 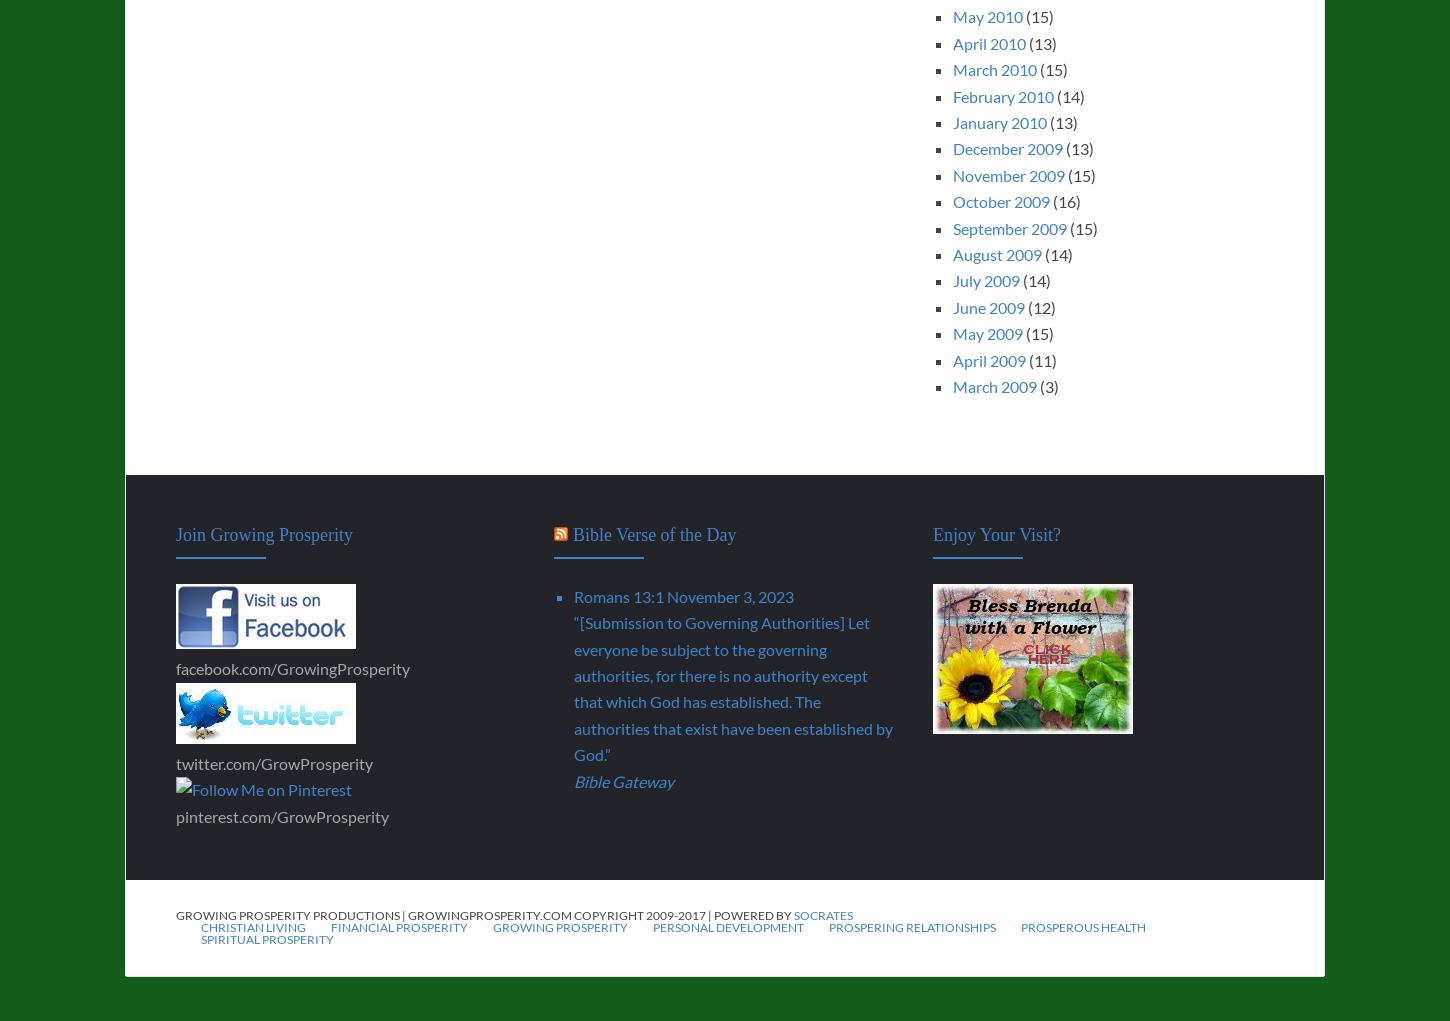 What do you see at coordinates (175, 667) in the screenshot?
I see `'facebook.com/GrowingProsperity'` at bounding box center [175, 667].